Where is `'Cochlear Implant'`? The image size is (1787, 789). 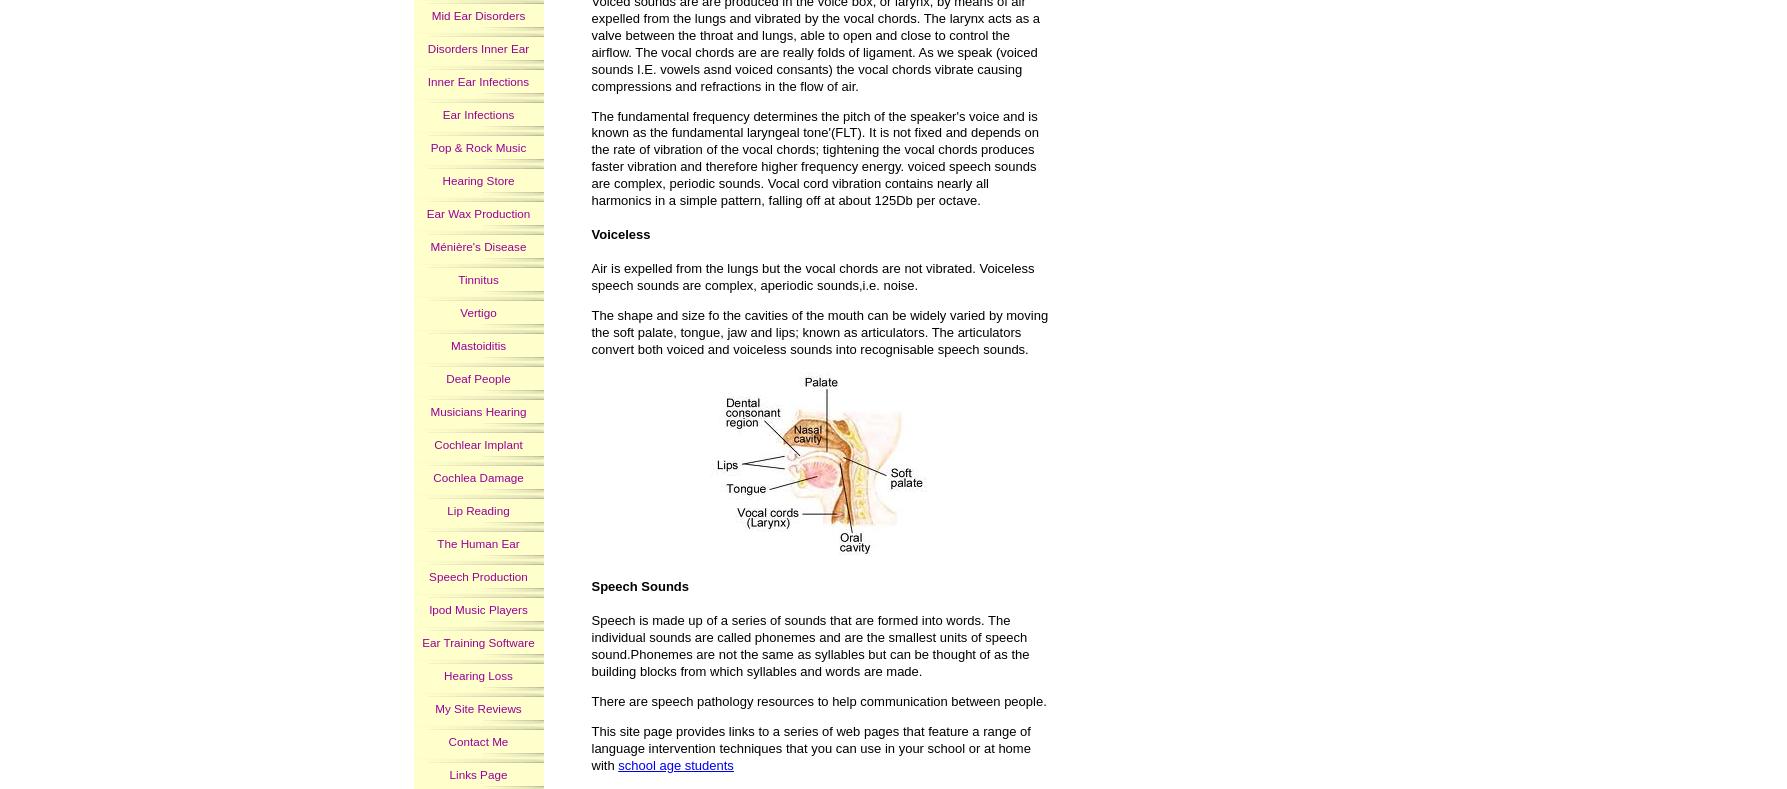 'Cochlear Implant' is located at coordinates (478, 443).